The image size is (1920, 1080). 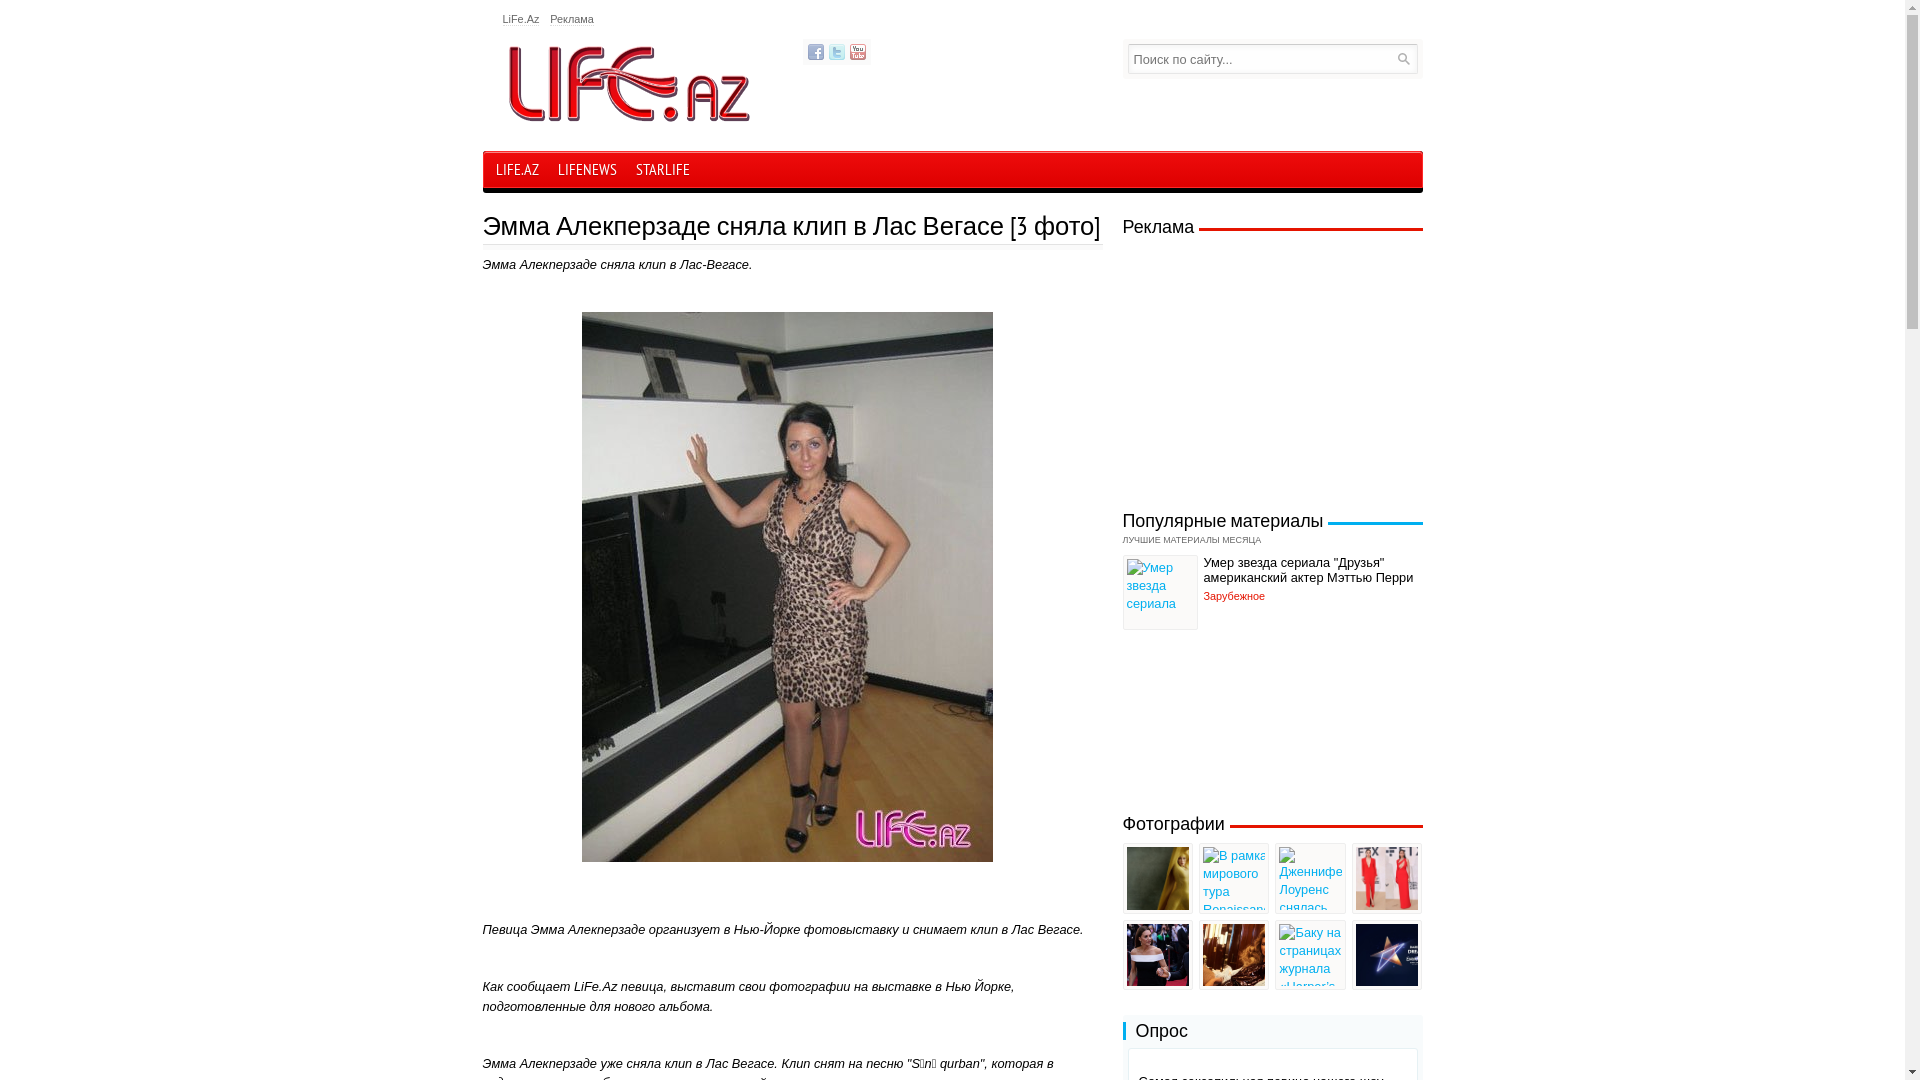 What do you see at coordinates (807, 50) in the screenshot?
I see `'Facebook'` at bounding box center [807, 50].